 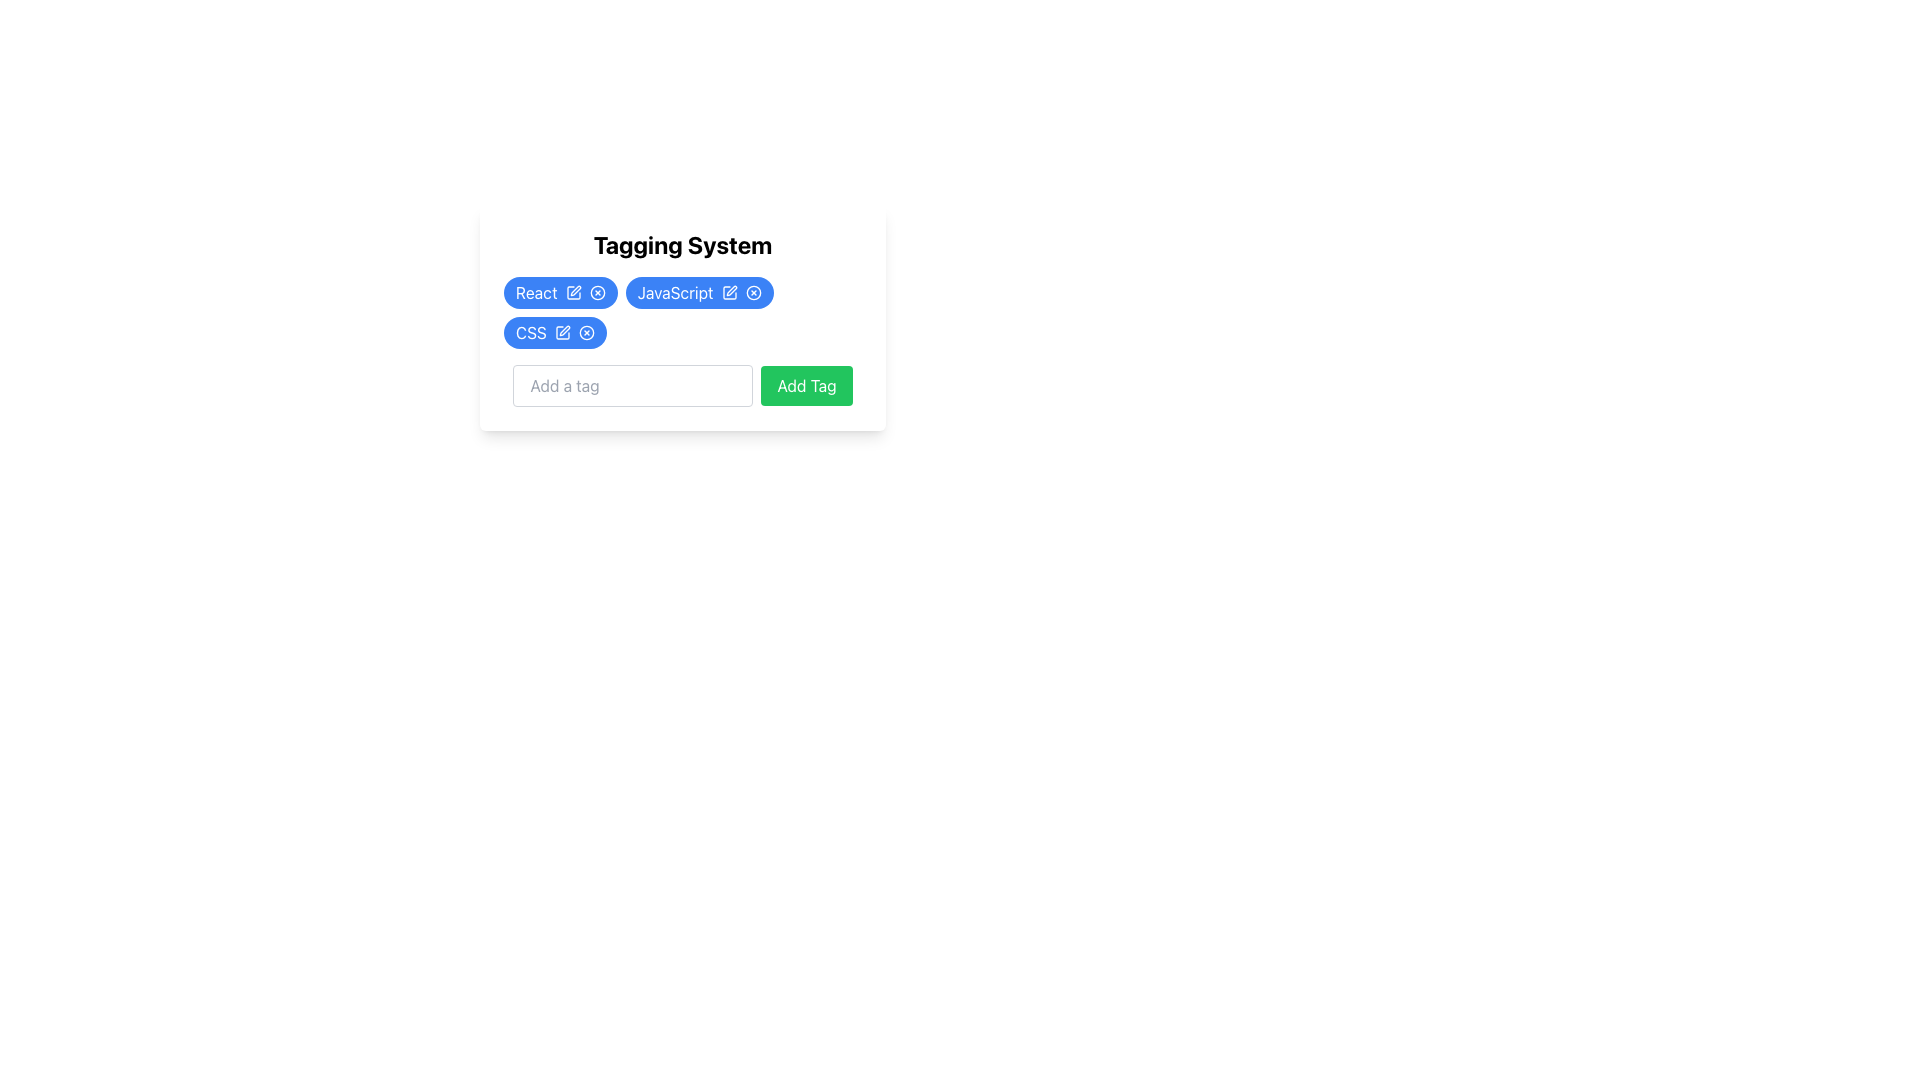 I want to click on the SVG Circle element associated with the 'JavaScript' tag, located in the second row of tags, positioned to the right of the label and adjacent to the 'edit' icon, so click(x=596, y=293).